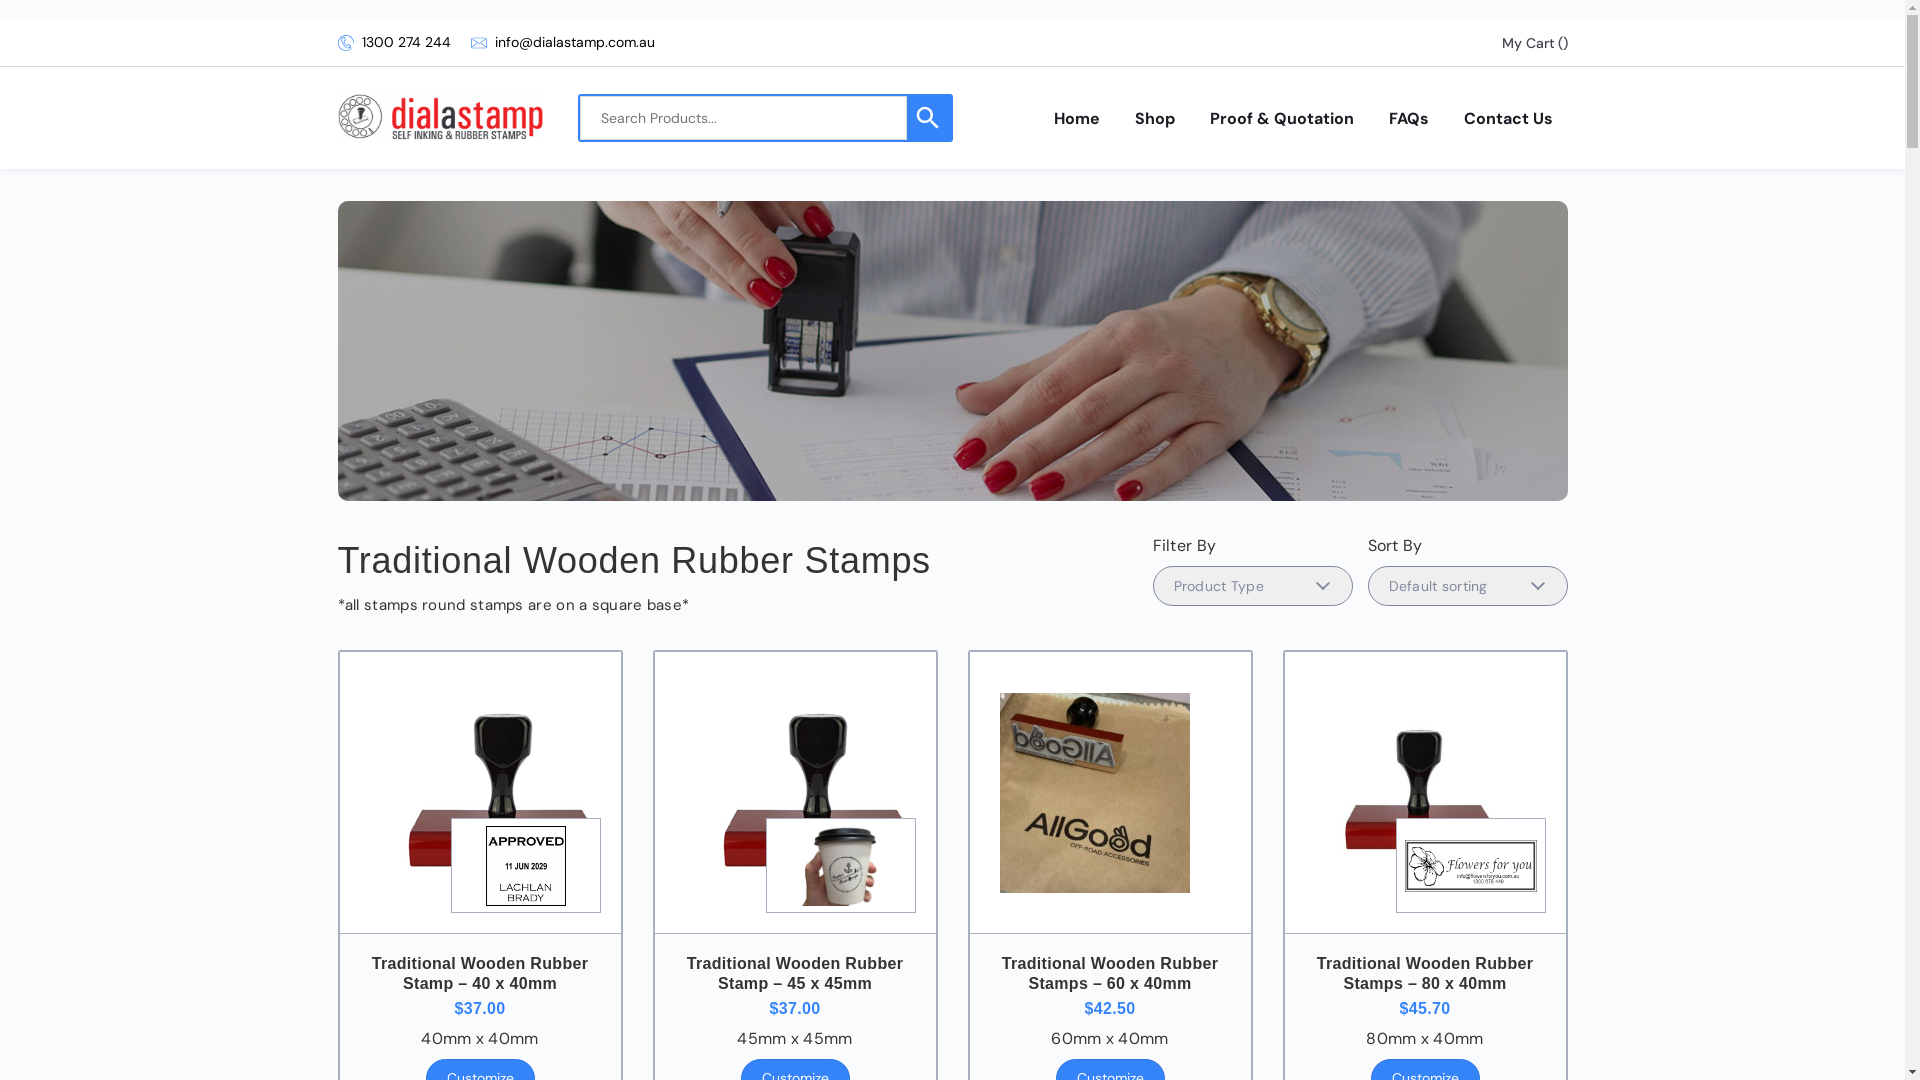 The image size is (1920, 1080). I want to click on '1300 274 244', so click(345, 42).